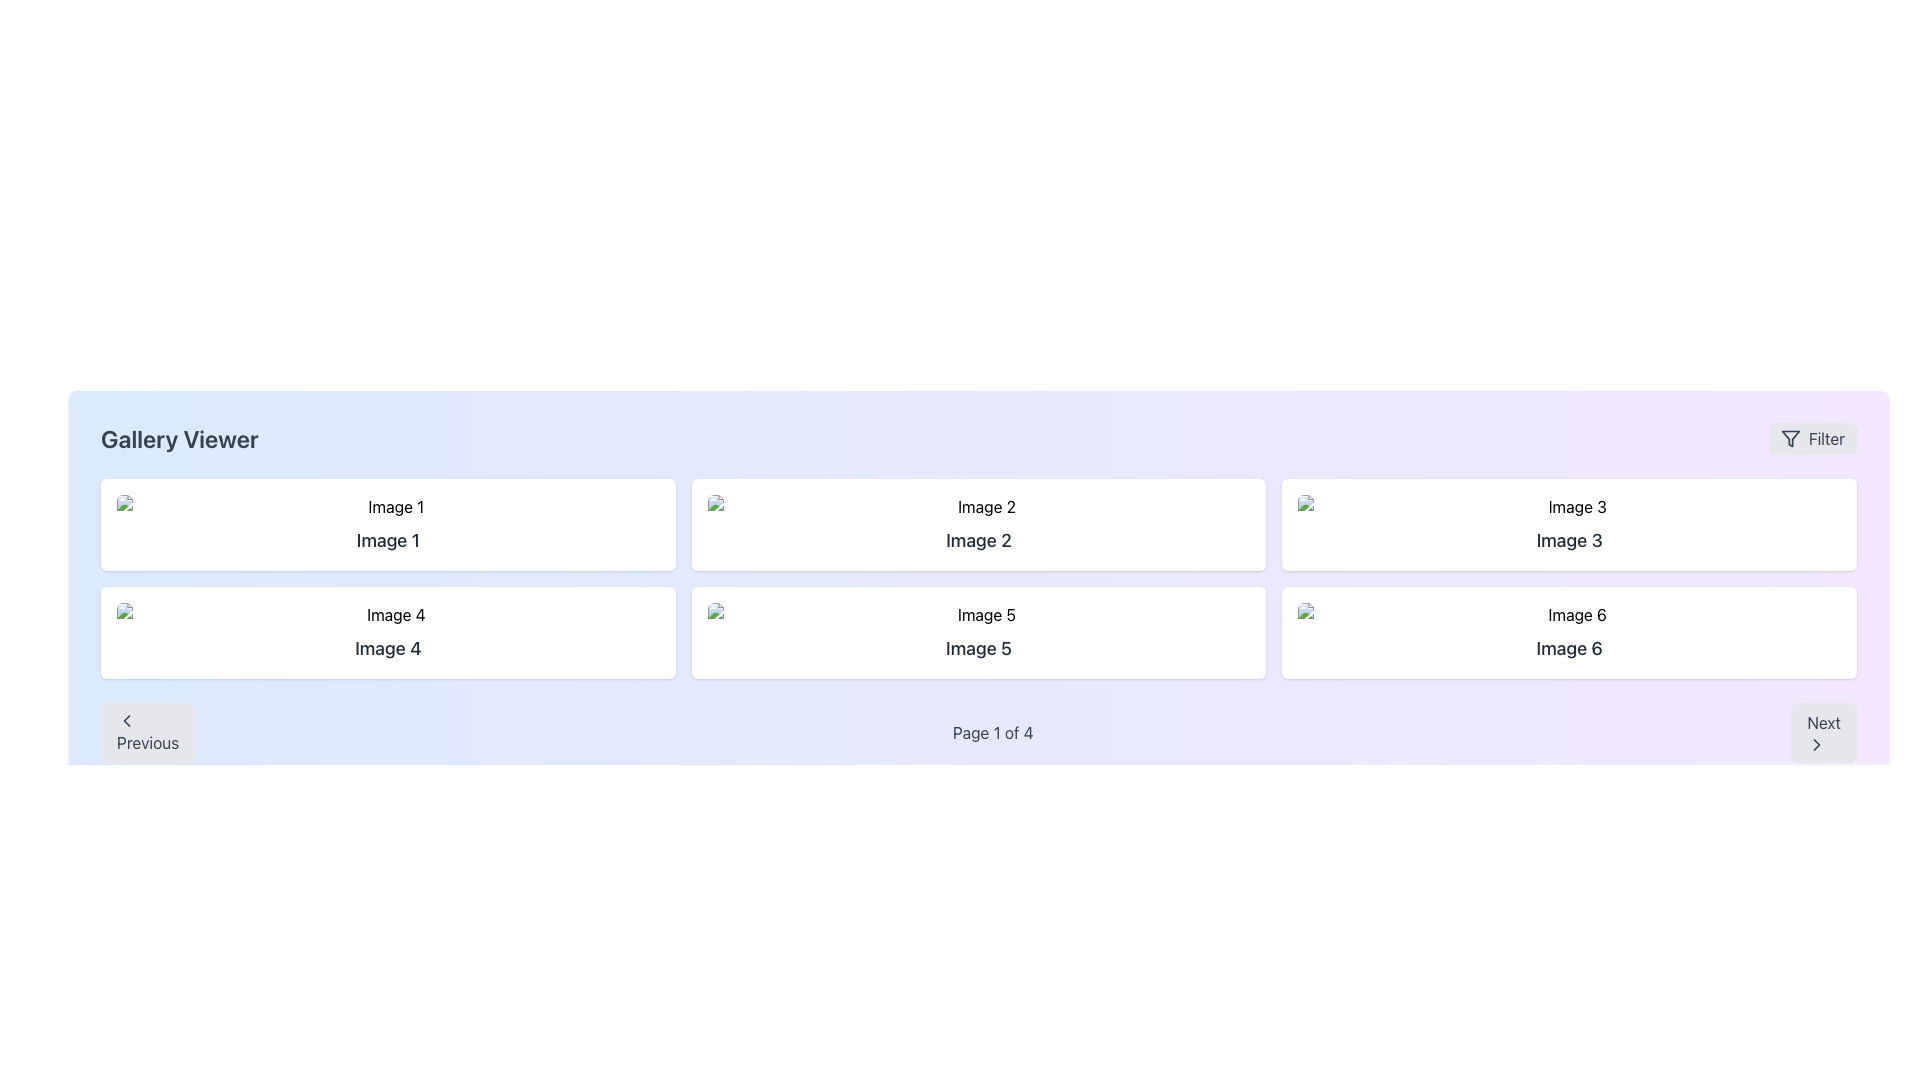  I want to click on the image placeholder labeled 'Image 4', so click(388, 613).